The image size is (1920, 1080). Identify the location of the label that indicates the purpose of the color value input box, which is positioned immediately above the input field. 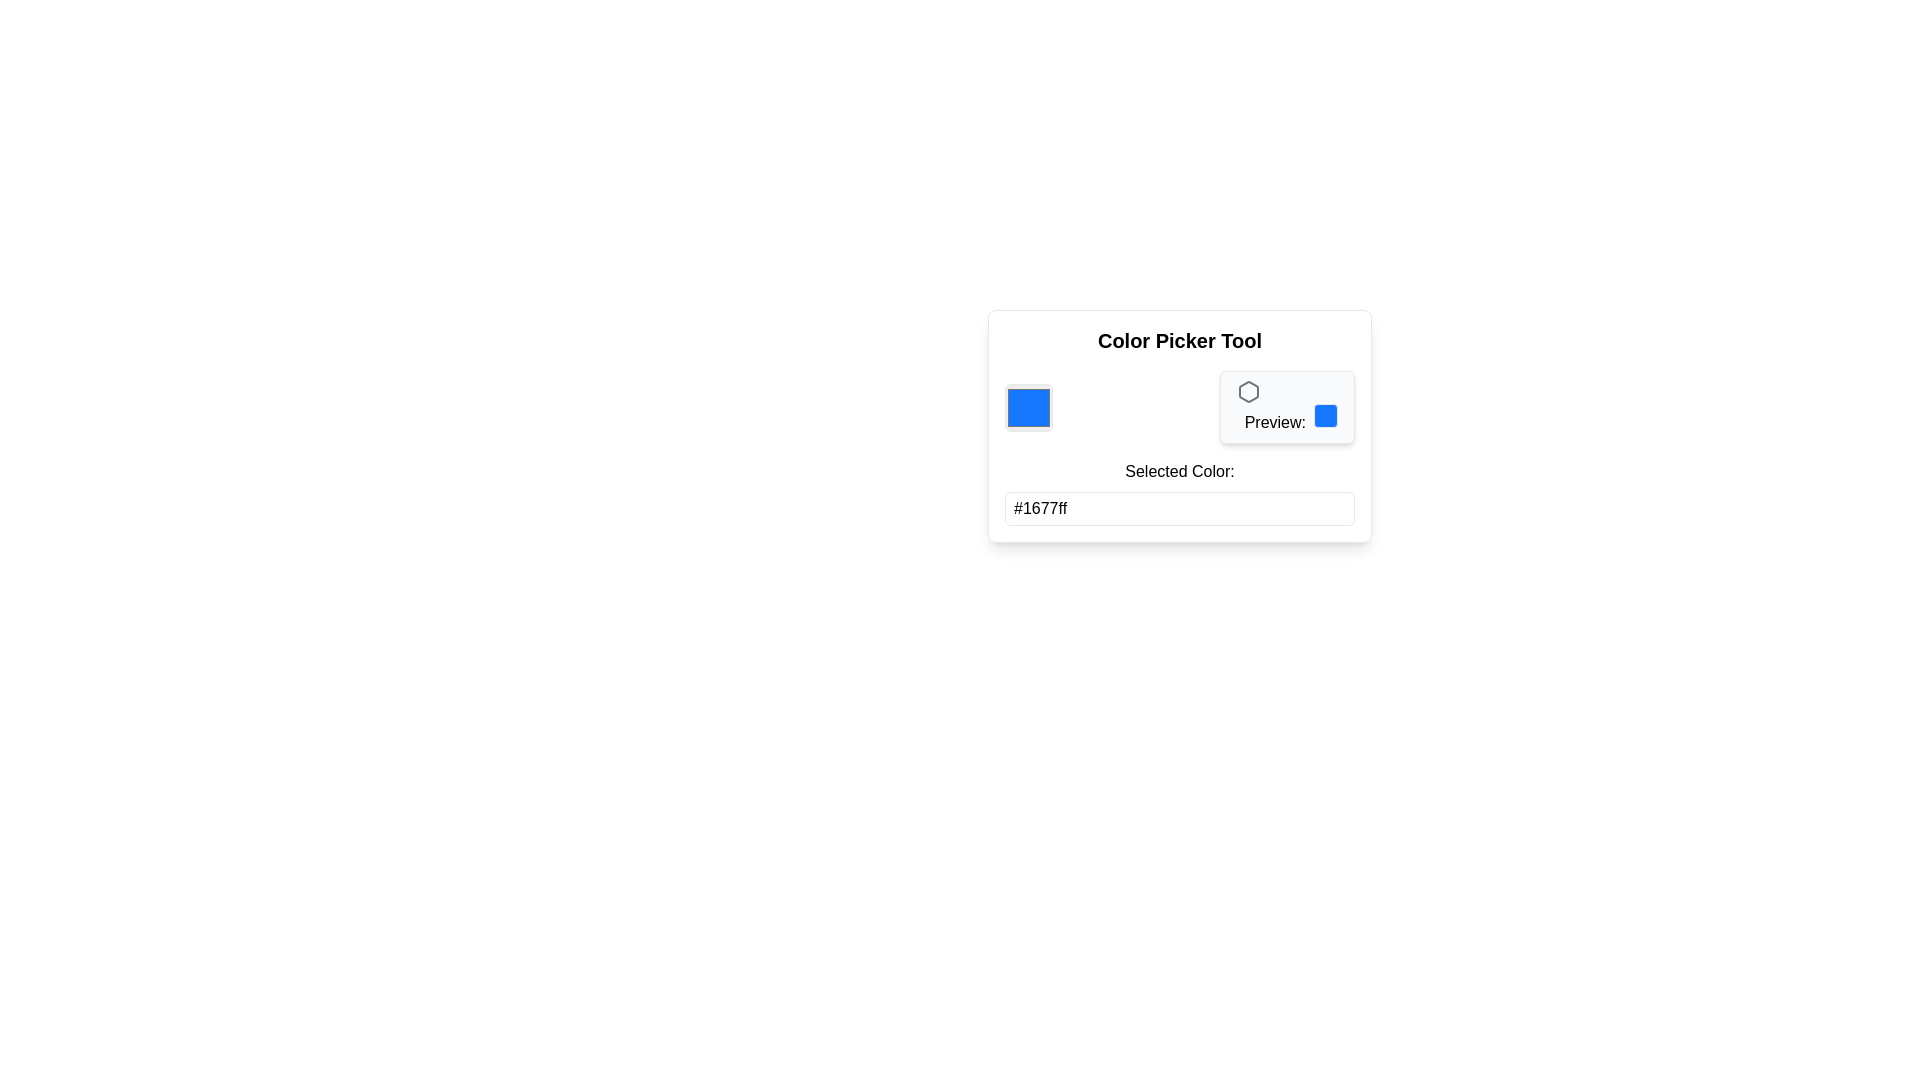
(1180, 471).